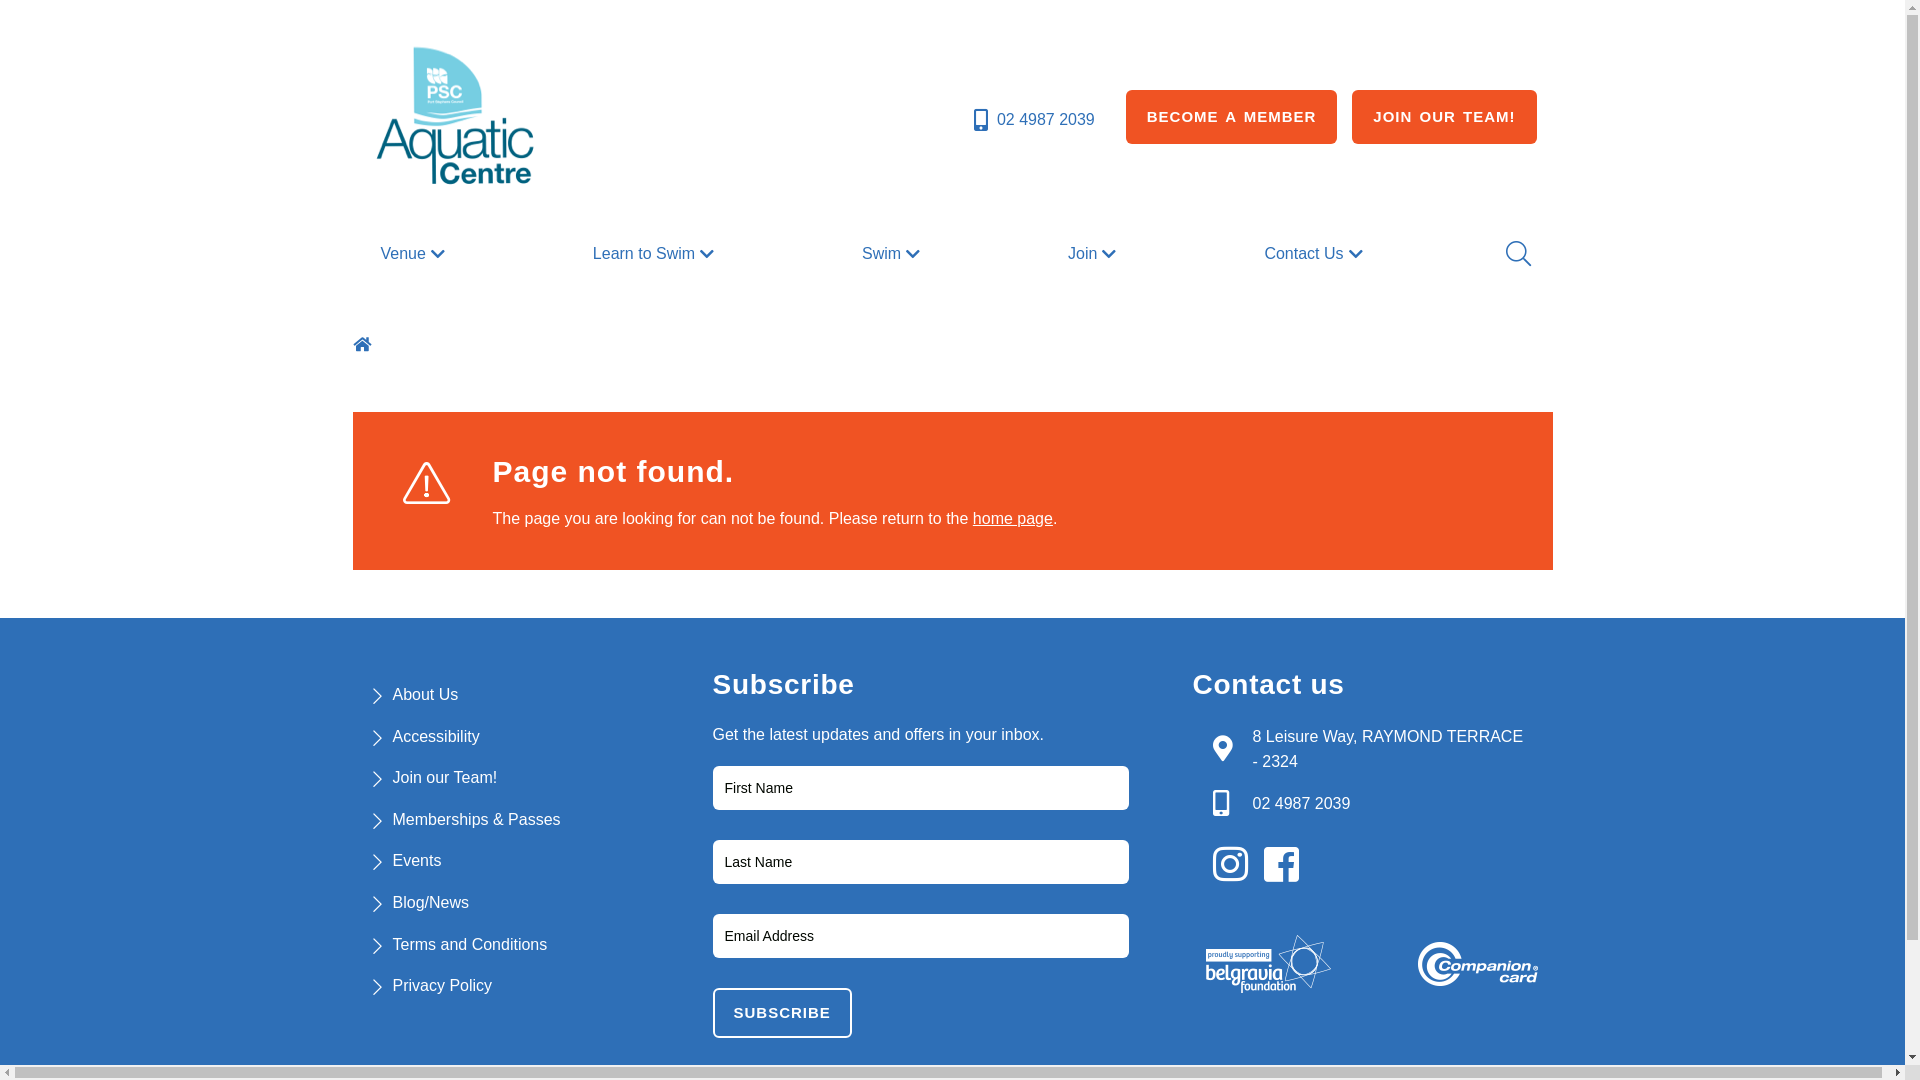 Image resolution: width=1920 pixels, height=1080 pixels. Describe the element at coordinates (392, 776) in the screenshot. I see `'Join our Team!'` at that location.